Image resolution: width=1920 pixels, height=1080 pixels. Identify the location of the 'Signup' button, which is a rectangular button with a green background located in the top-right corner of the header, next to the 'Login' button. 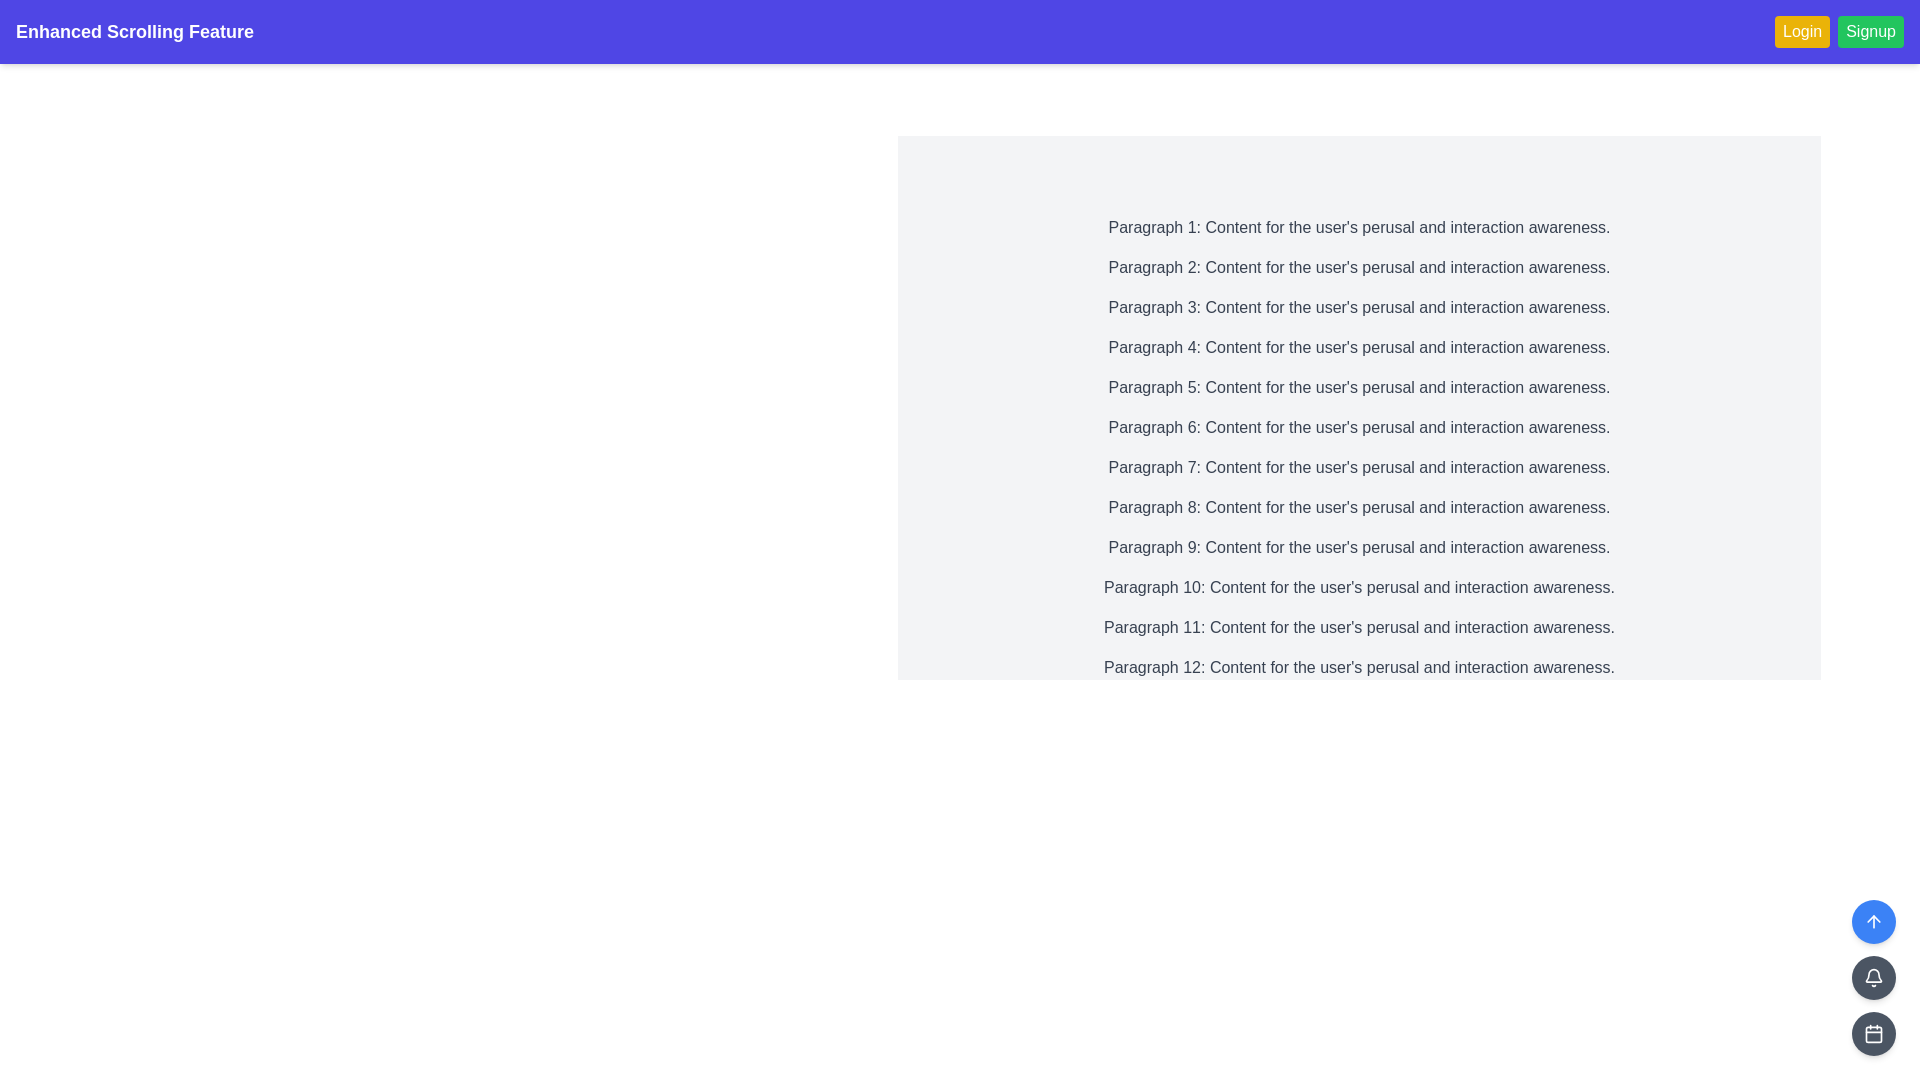
(1839, 31).